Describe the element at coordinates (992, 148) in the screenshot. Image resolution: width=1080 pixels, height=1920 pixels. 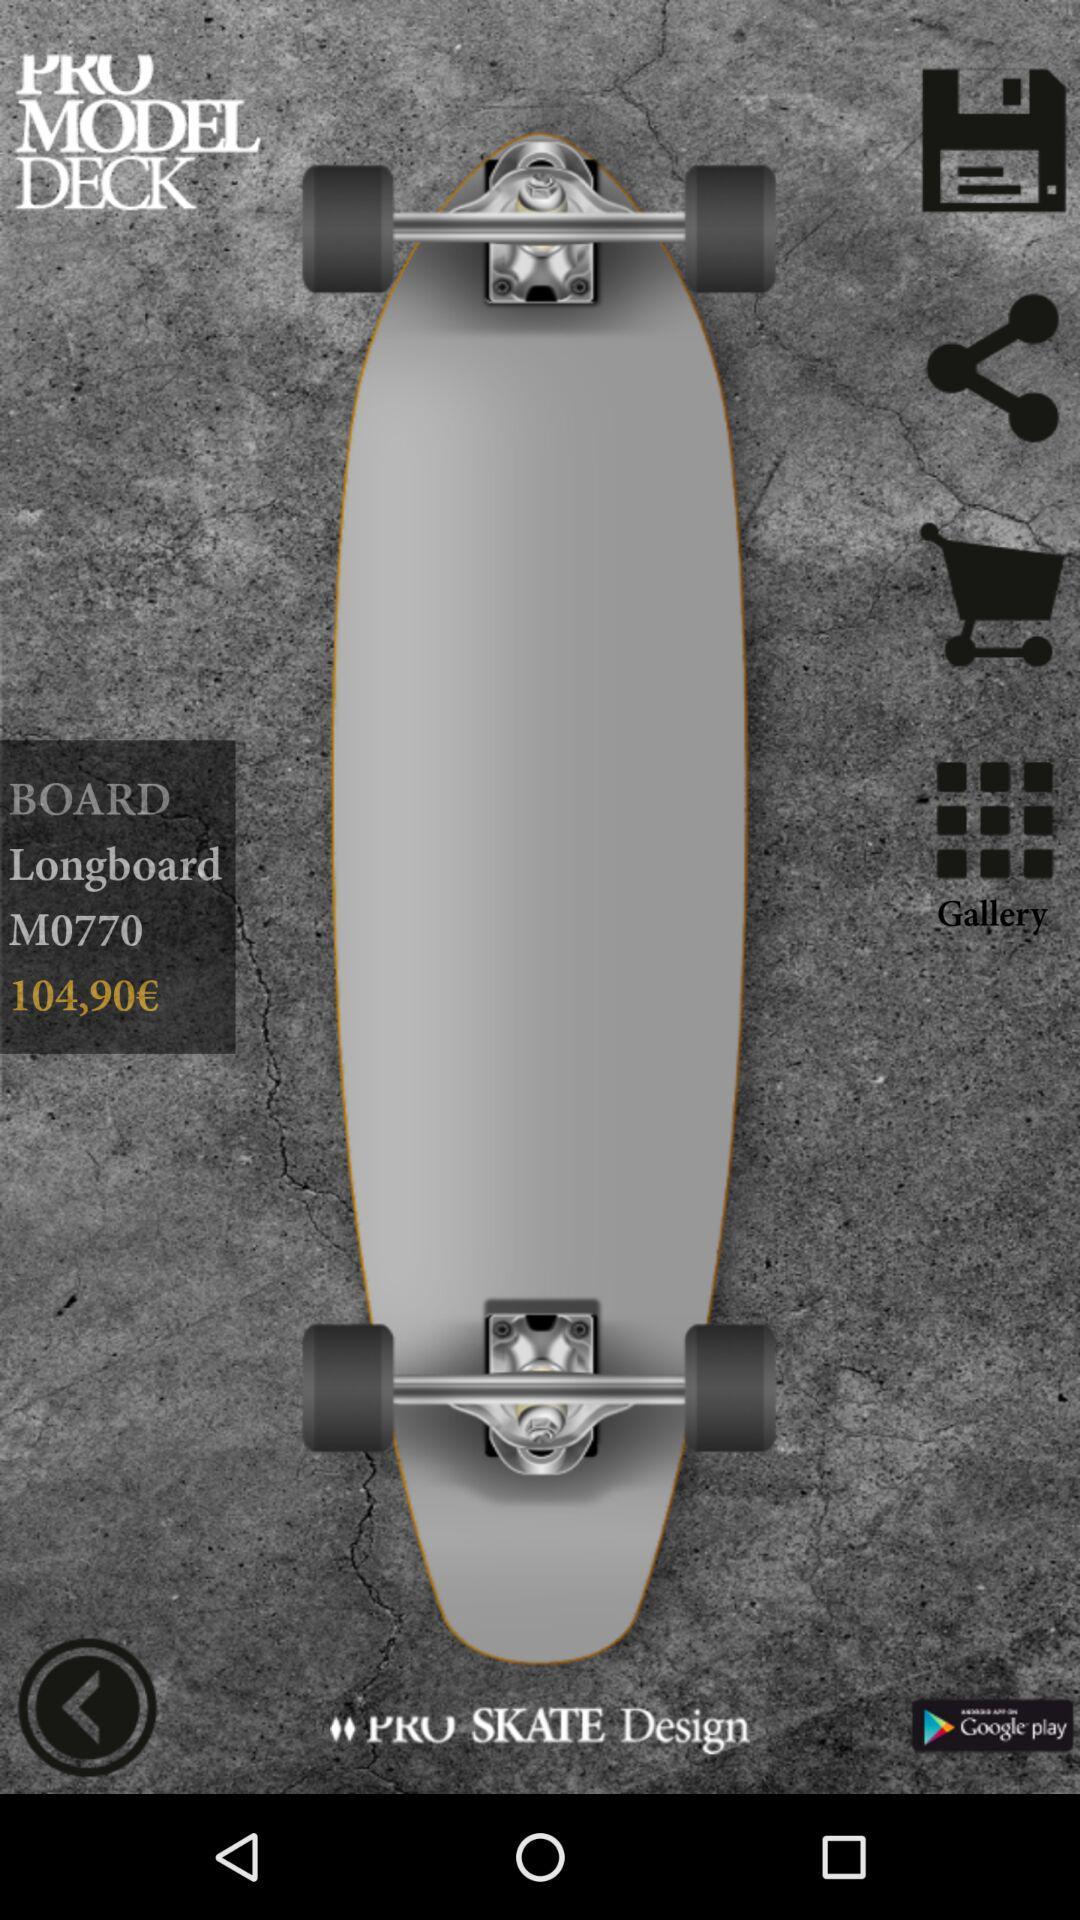
I see `the save icon` at that location.